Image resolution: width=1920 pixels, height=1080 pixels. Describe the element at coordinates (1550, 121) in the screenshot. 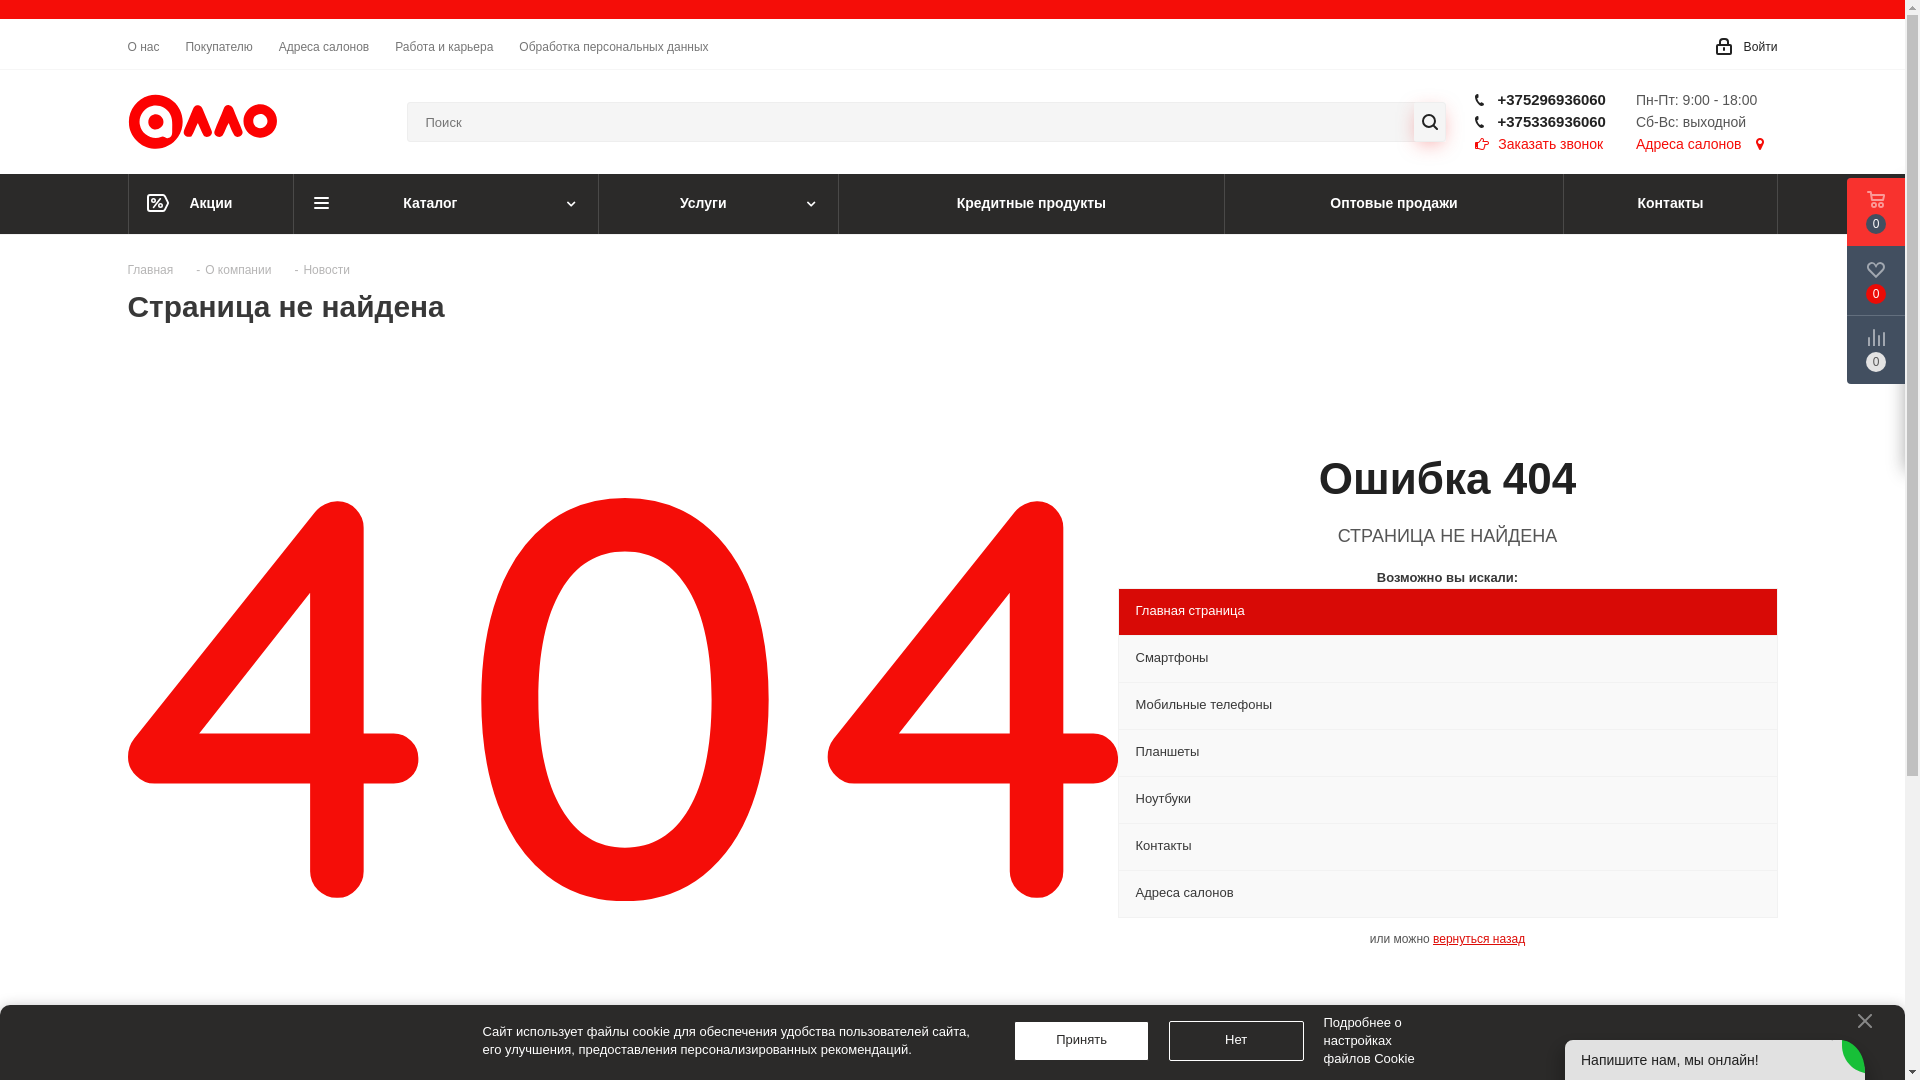

I see `'+375336936060'` at that location.